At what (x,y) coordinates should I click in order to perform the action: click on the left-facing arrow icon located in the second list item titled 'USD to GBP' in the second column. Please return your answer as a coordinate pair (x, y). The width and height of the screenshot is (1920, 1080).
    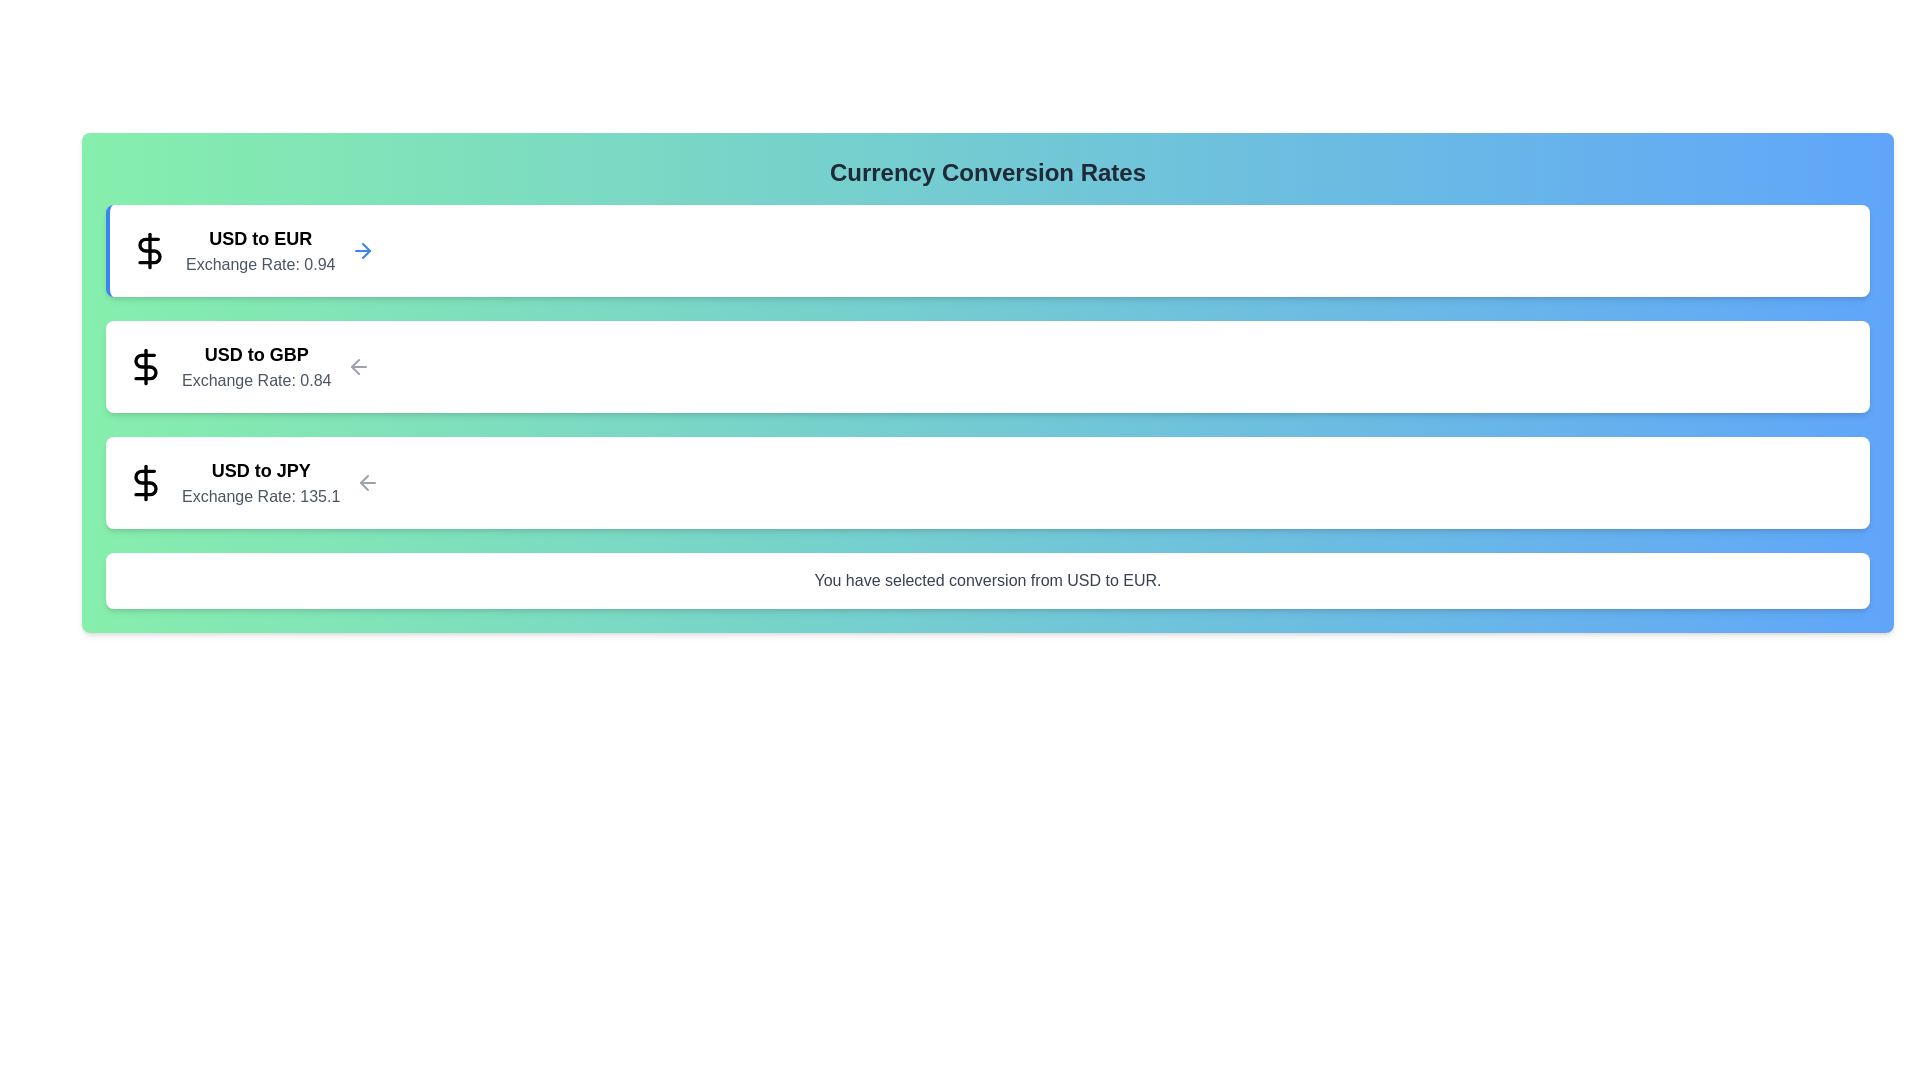
    Looking at the image, I should click on (364, 482).